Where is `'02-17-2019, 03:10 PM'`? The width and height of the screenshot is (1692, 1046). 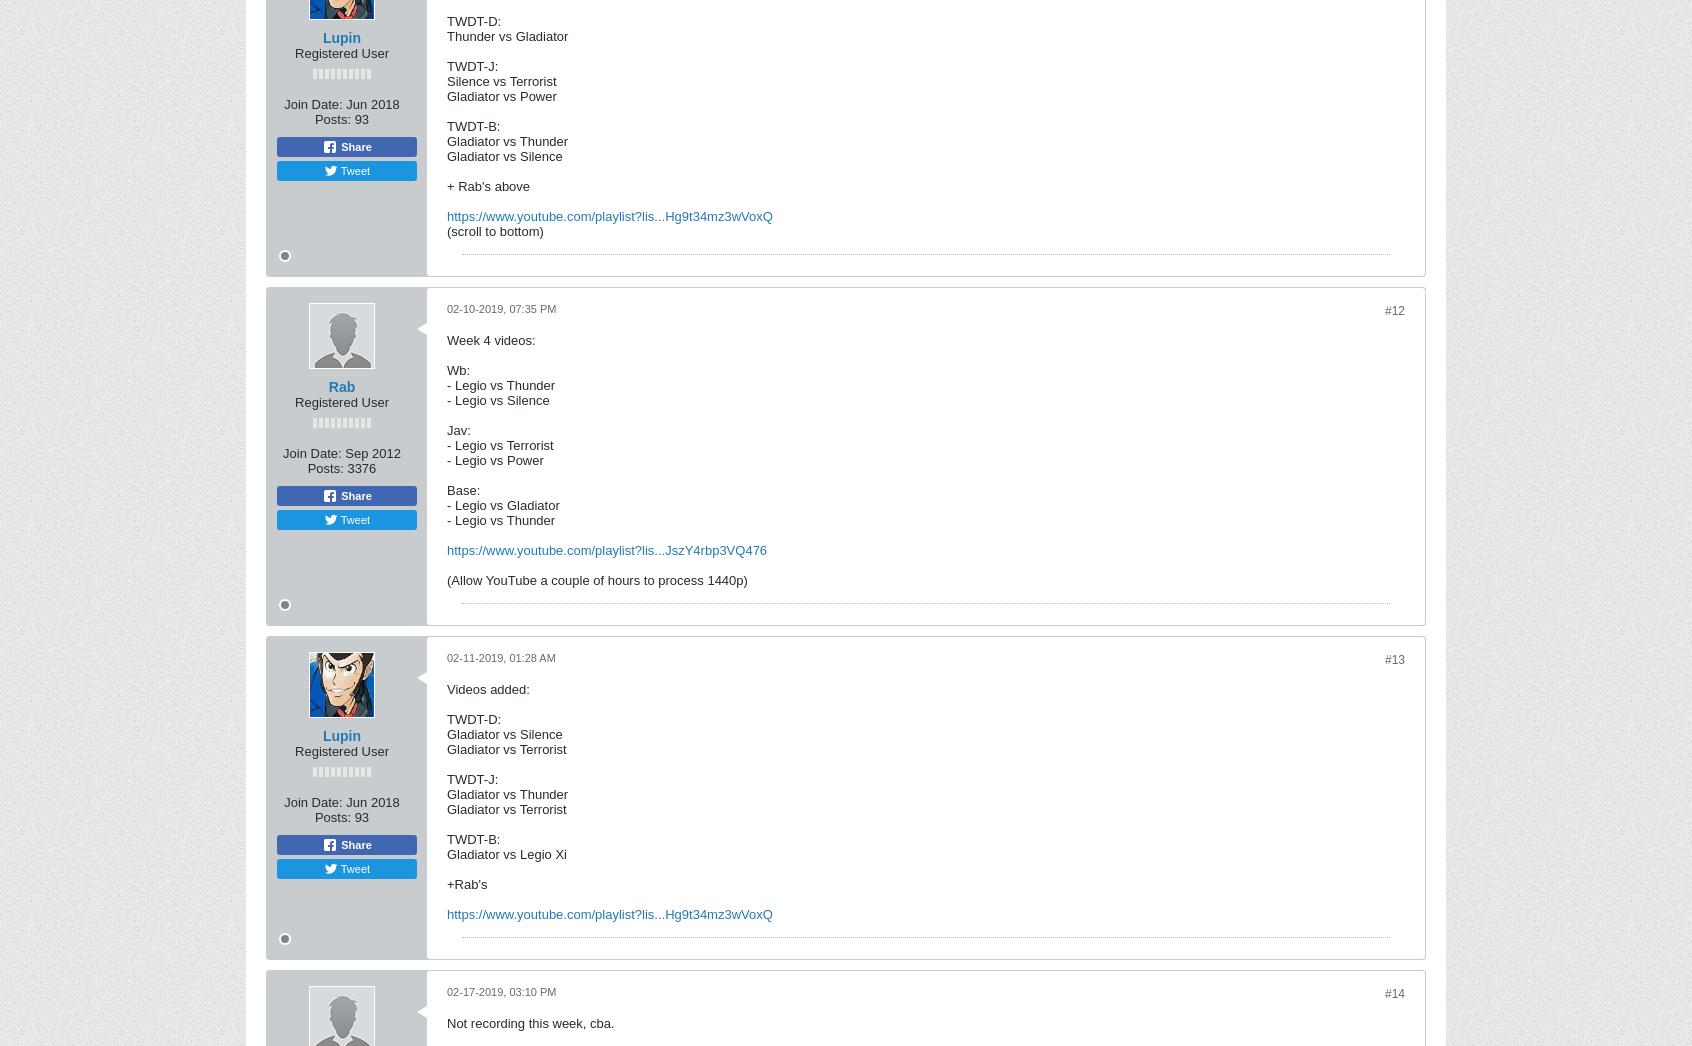 '02-17-2019, 03:10 PM' is located at coordinates (501, 991).